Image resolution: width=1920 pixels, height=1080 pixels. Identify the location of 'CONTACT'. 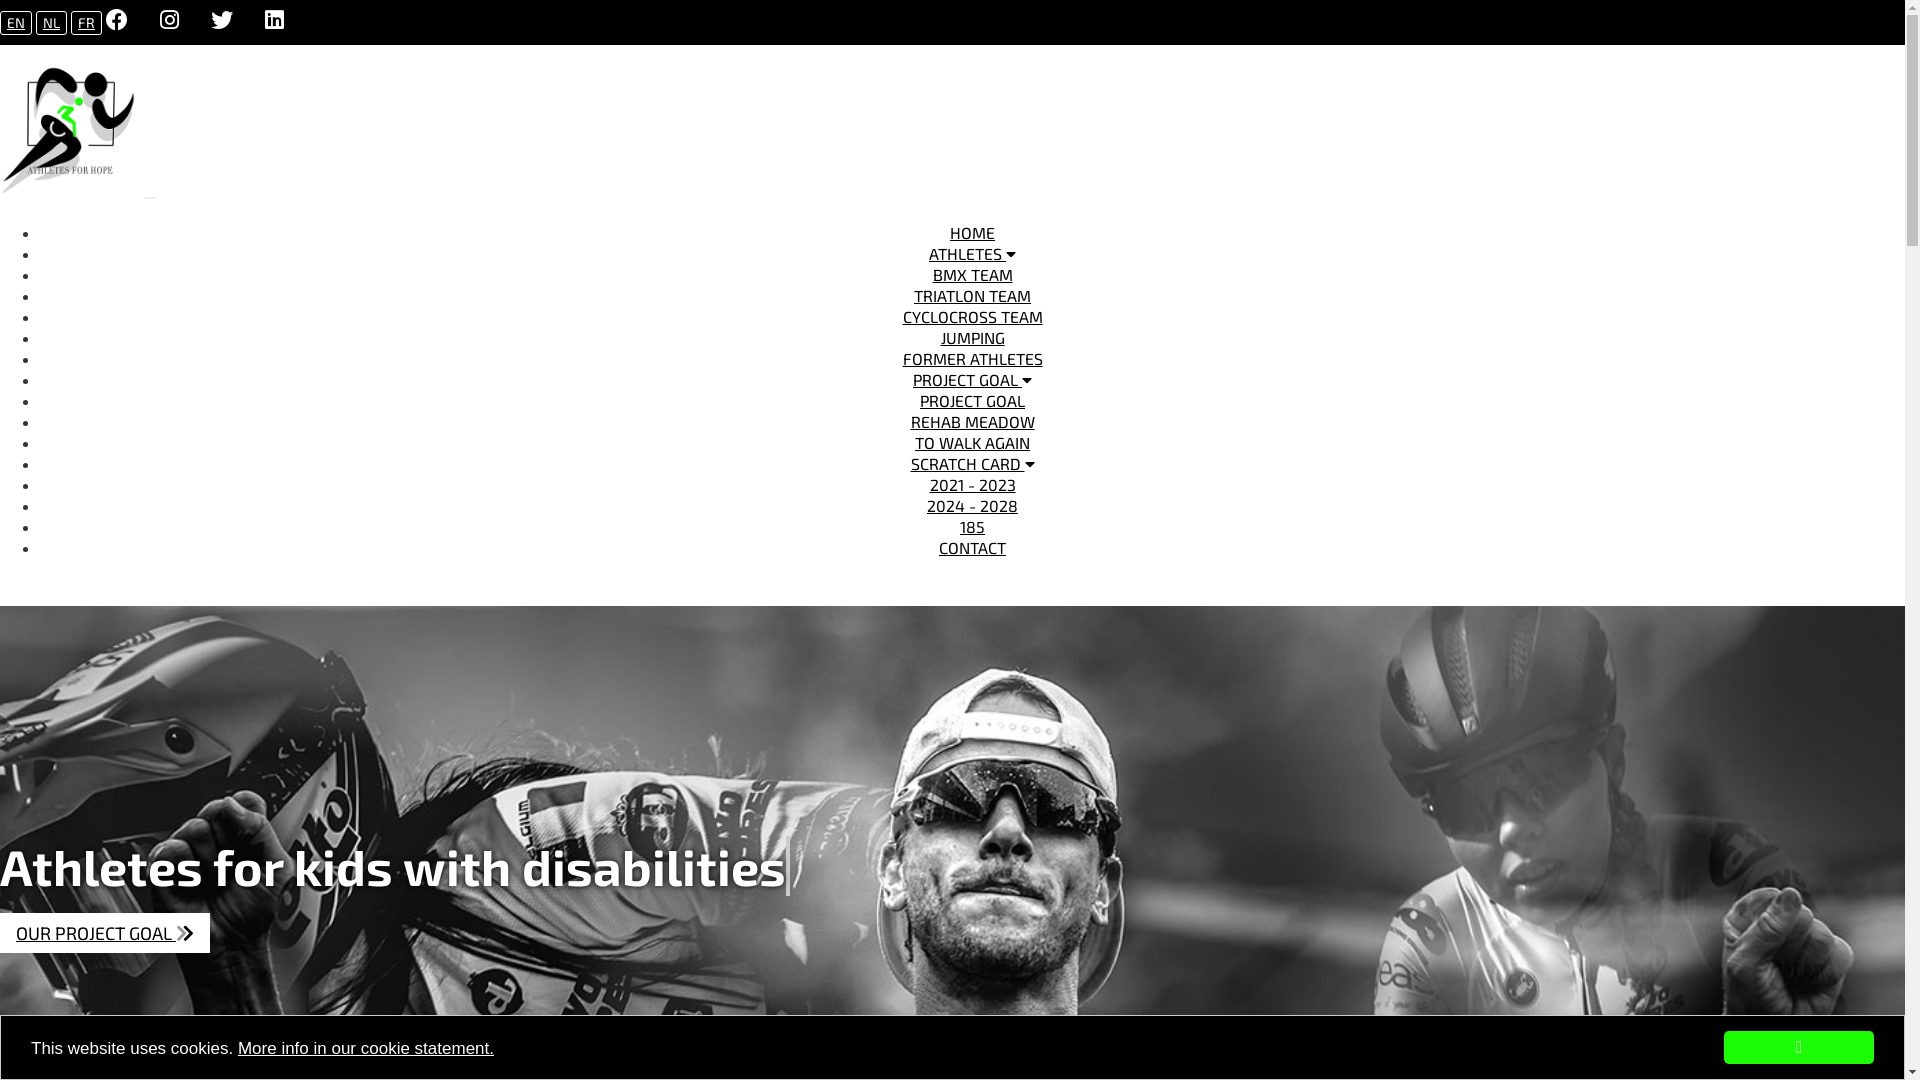
(938, 547).